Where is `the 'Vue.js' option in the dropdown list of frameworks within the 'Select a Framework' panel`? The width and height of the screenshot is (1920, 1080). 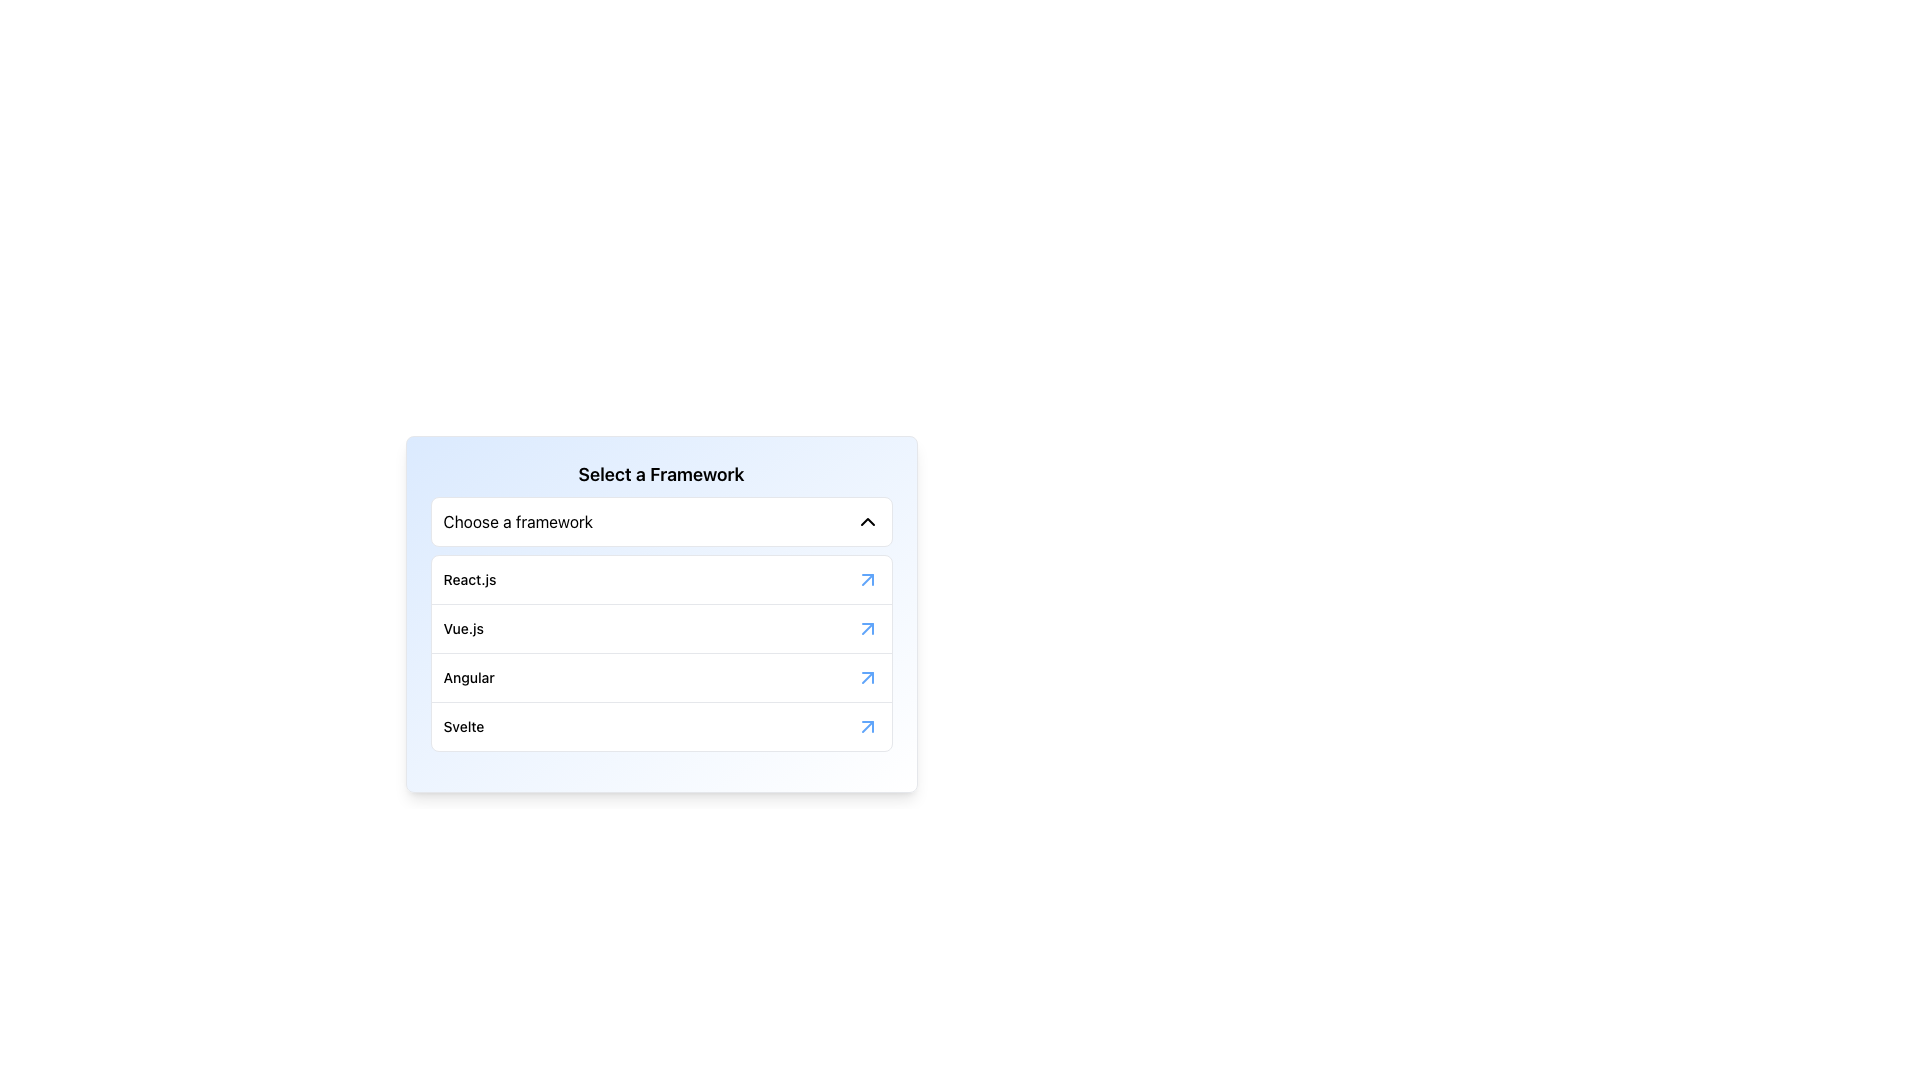 the 'Vue.js' option in the dropdown list of frameworks within the 'Select a Framework' panel is located at coordinates (661, 613).